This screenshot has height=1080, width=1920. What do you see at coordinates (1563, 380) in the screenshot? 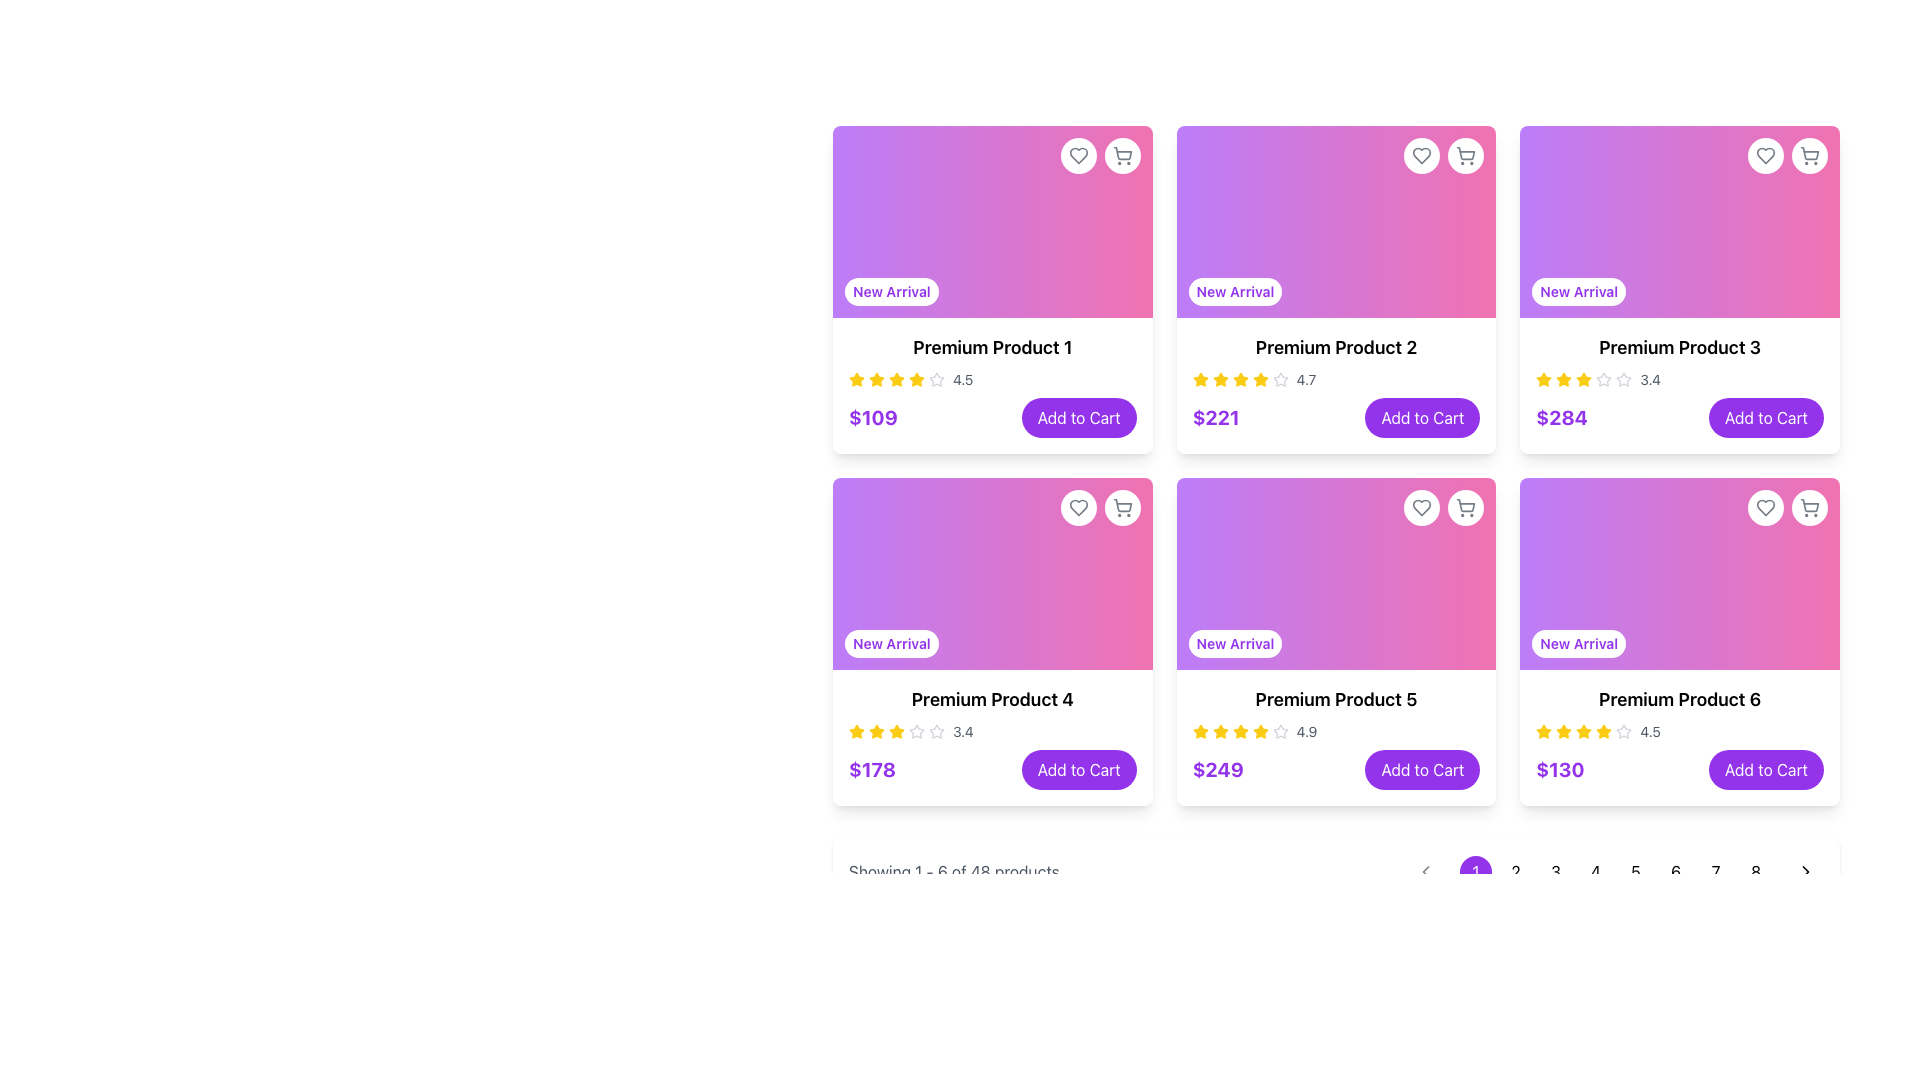
I see `the third star icon from the left in the star rating sequence, which is part of the product details card for 'Premium Product 3'` at bounding box center [1563, 380].